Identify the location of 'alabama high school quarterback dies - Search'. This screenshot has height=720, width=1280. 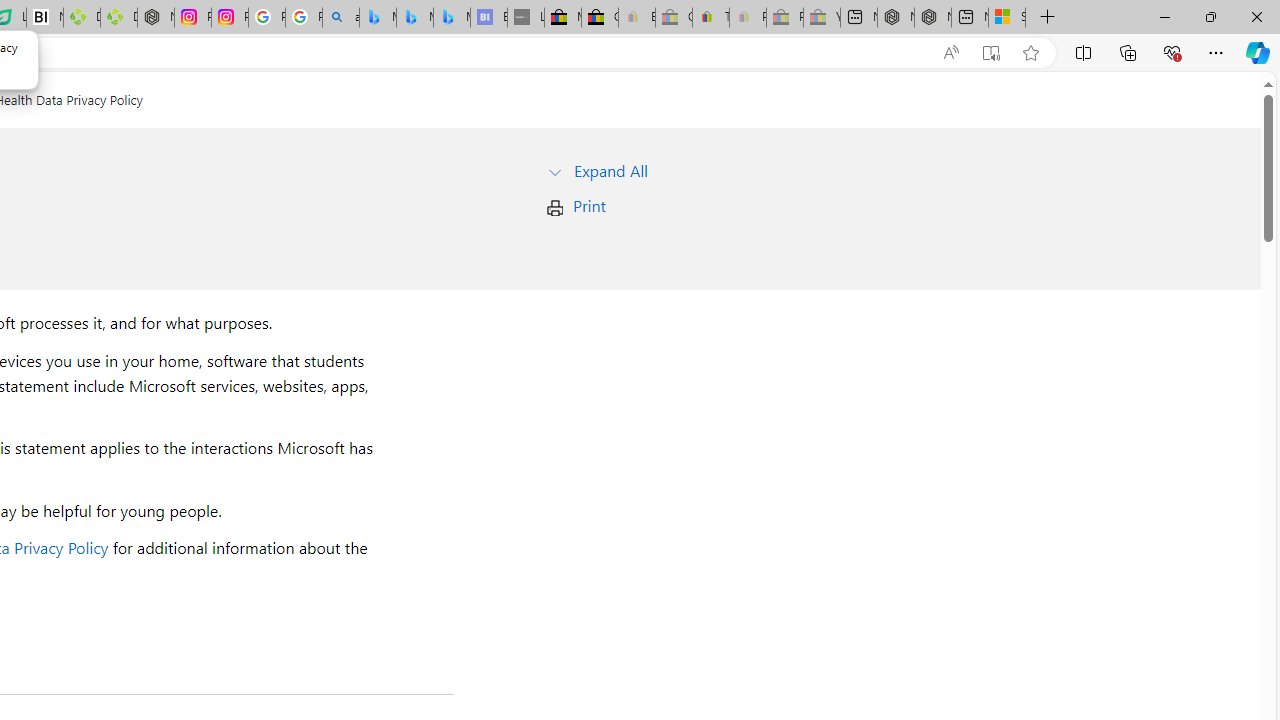
(341, 17).